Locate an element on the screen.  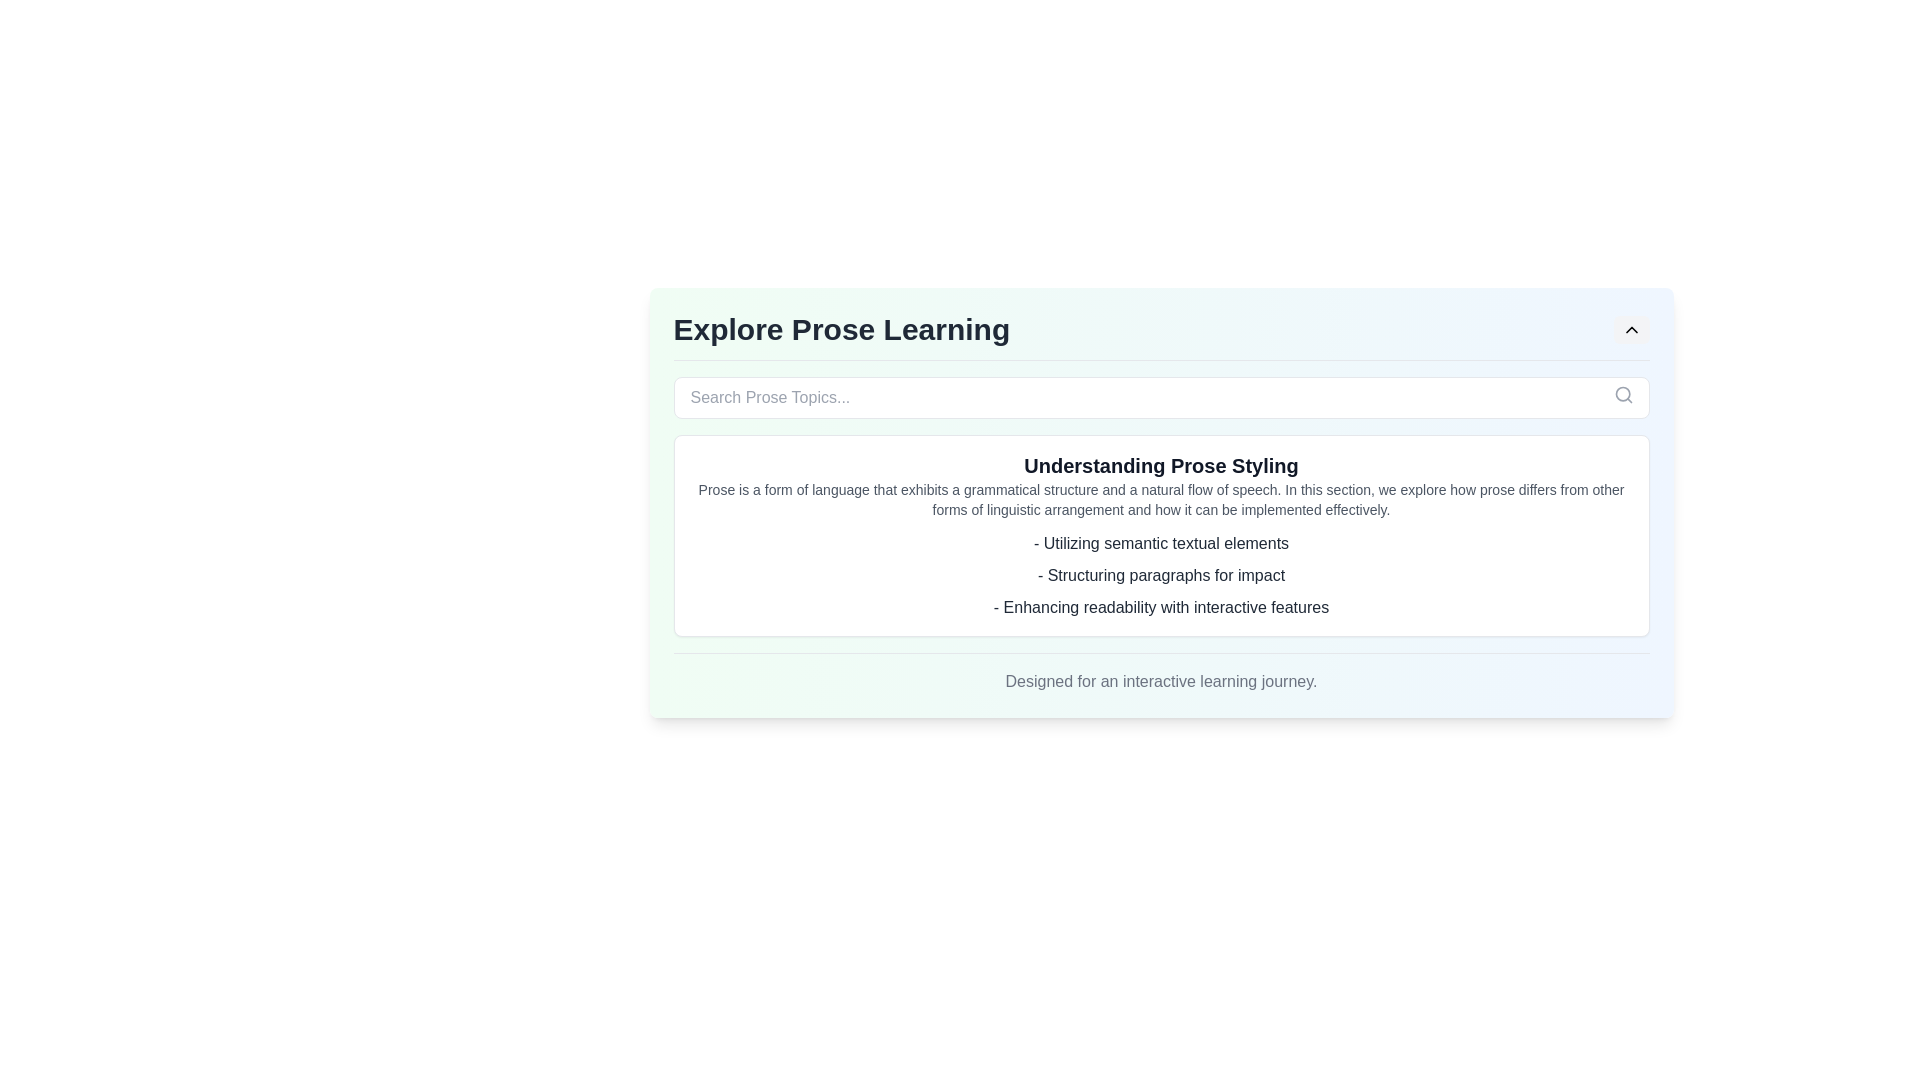
descriptive text block located immediately below the bold title 'Understanding Prose Styling', which provides information about the concept of prose is located at coordinates (1161, 499).